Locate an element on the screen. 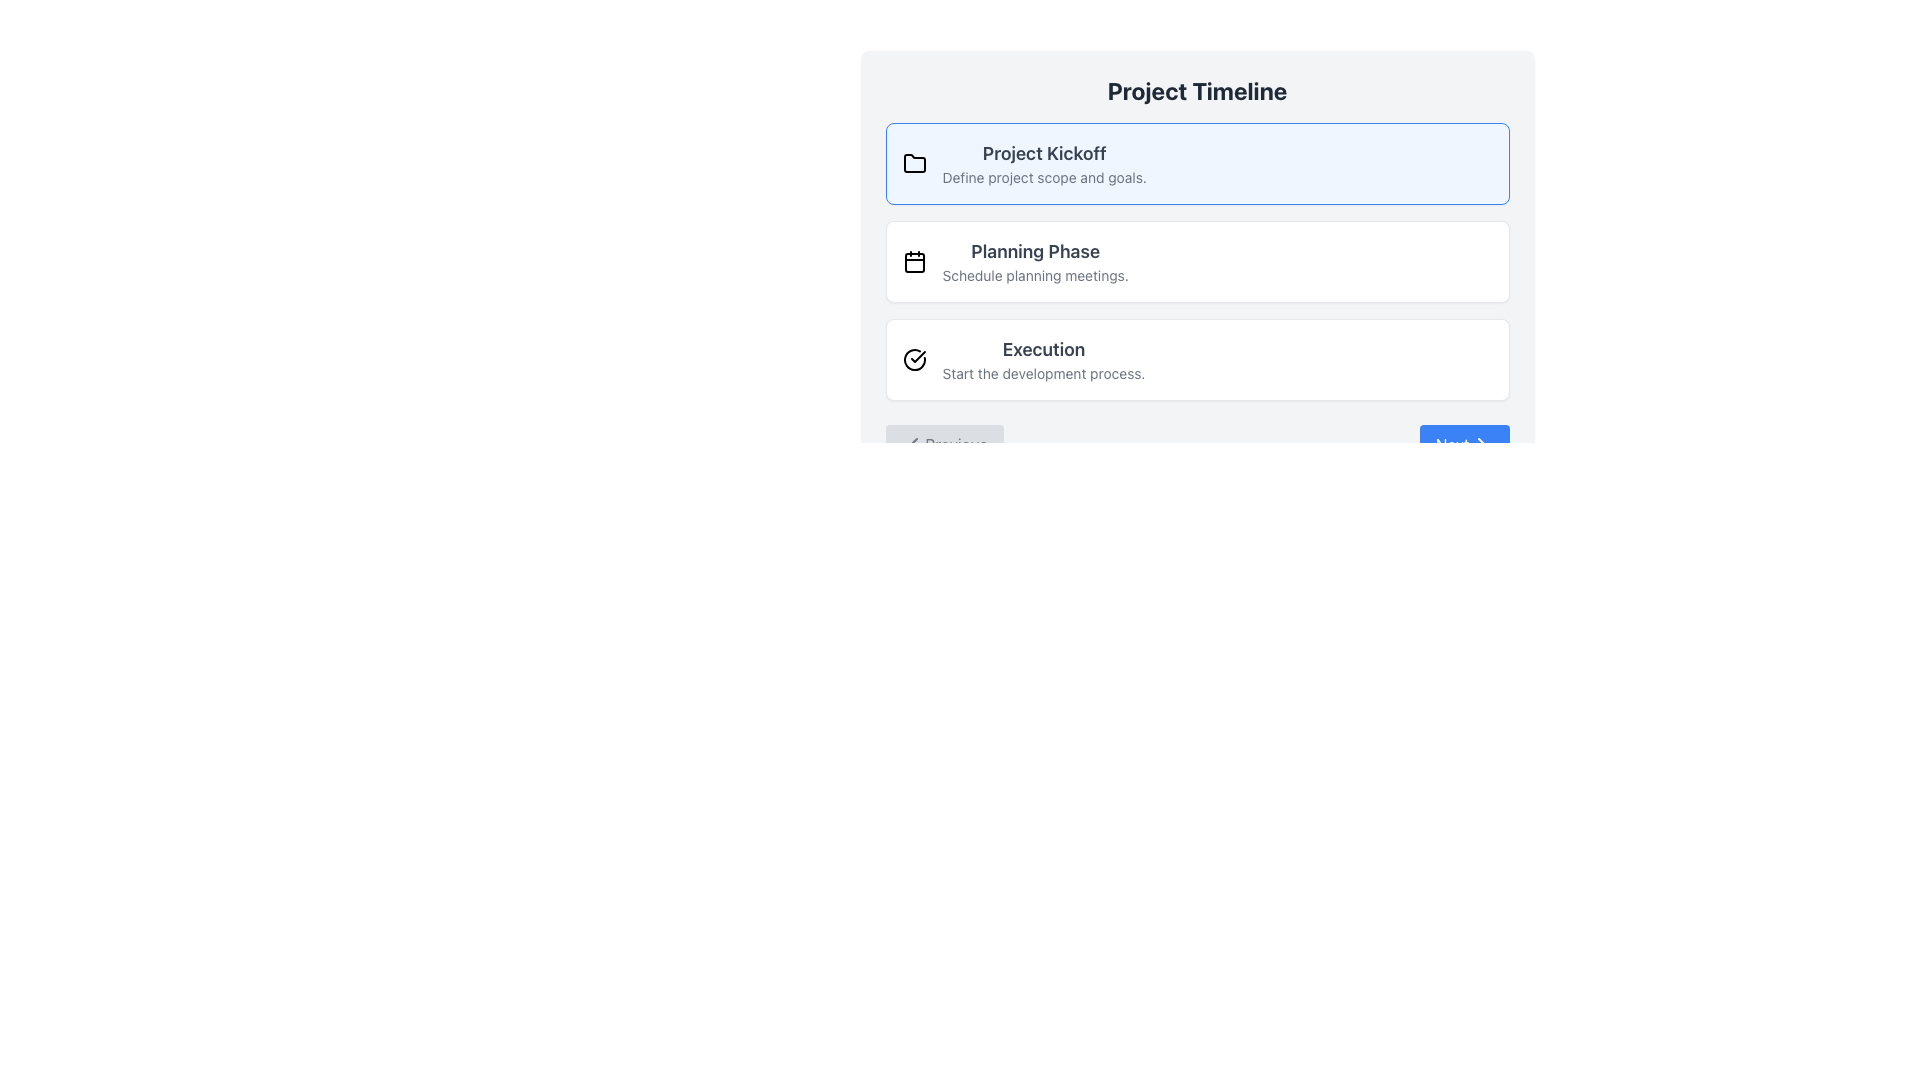 The width and height of the screenshot is (1920, 1080). the informational card representing the planning phase in the project timeline, located in the second position of the list is located at coordinates (1197, 261).